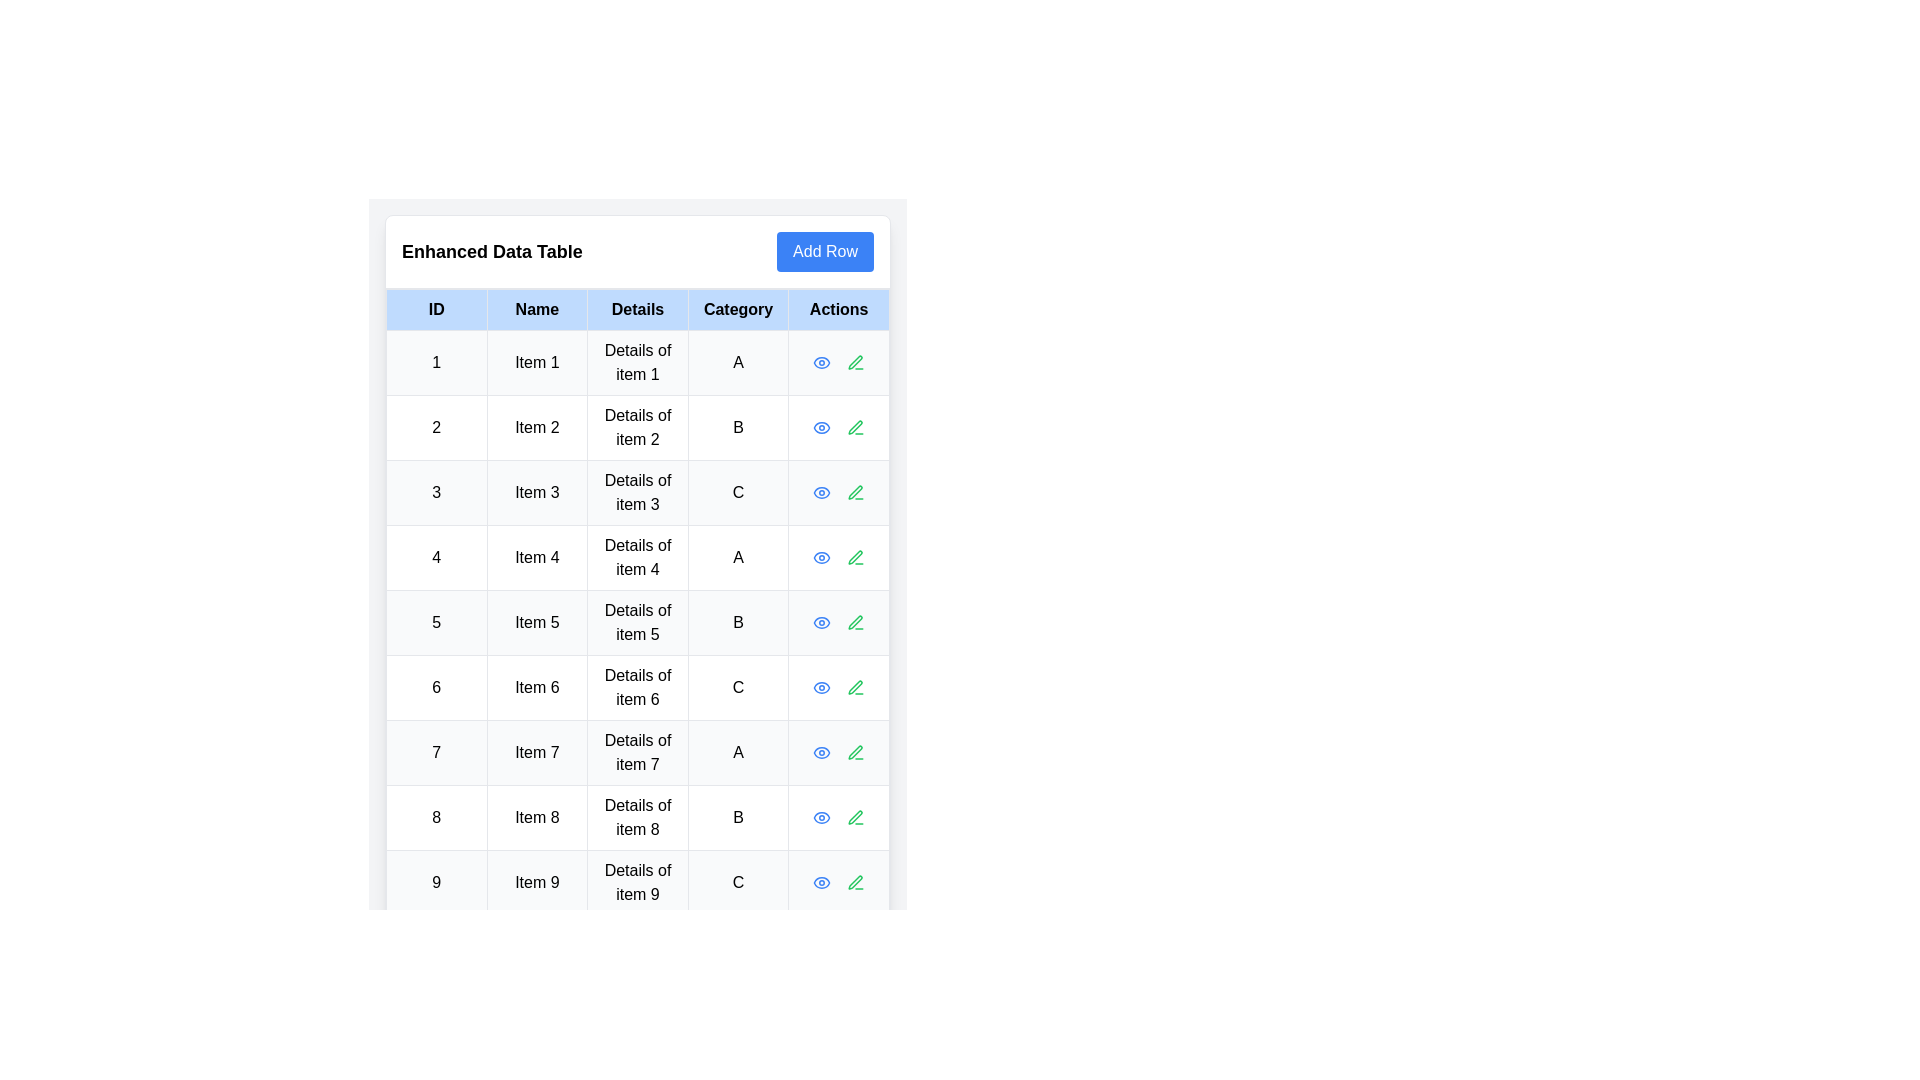 Image resolution: width=1920 pixels, height=1080 pixels. Describe the element at coordinates (637, 362) in the screenshot. I see `the Table Cell in the third column of the first row of the 'Enhanced Data Table', which displays supplementary information for the first item listed` at that location.